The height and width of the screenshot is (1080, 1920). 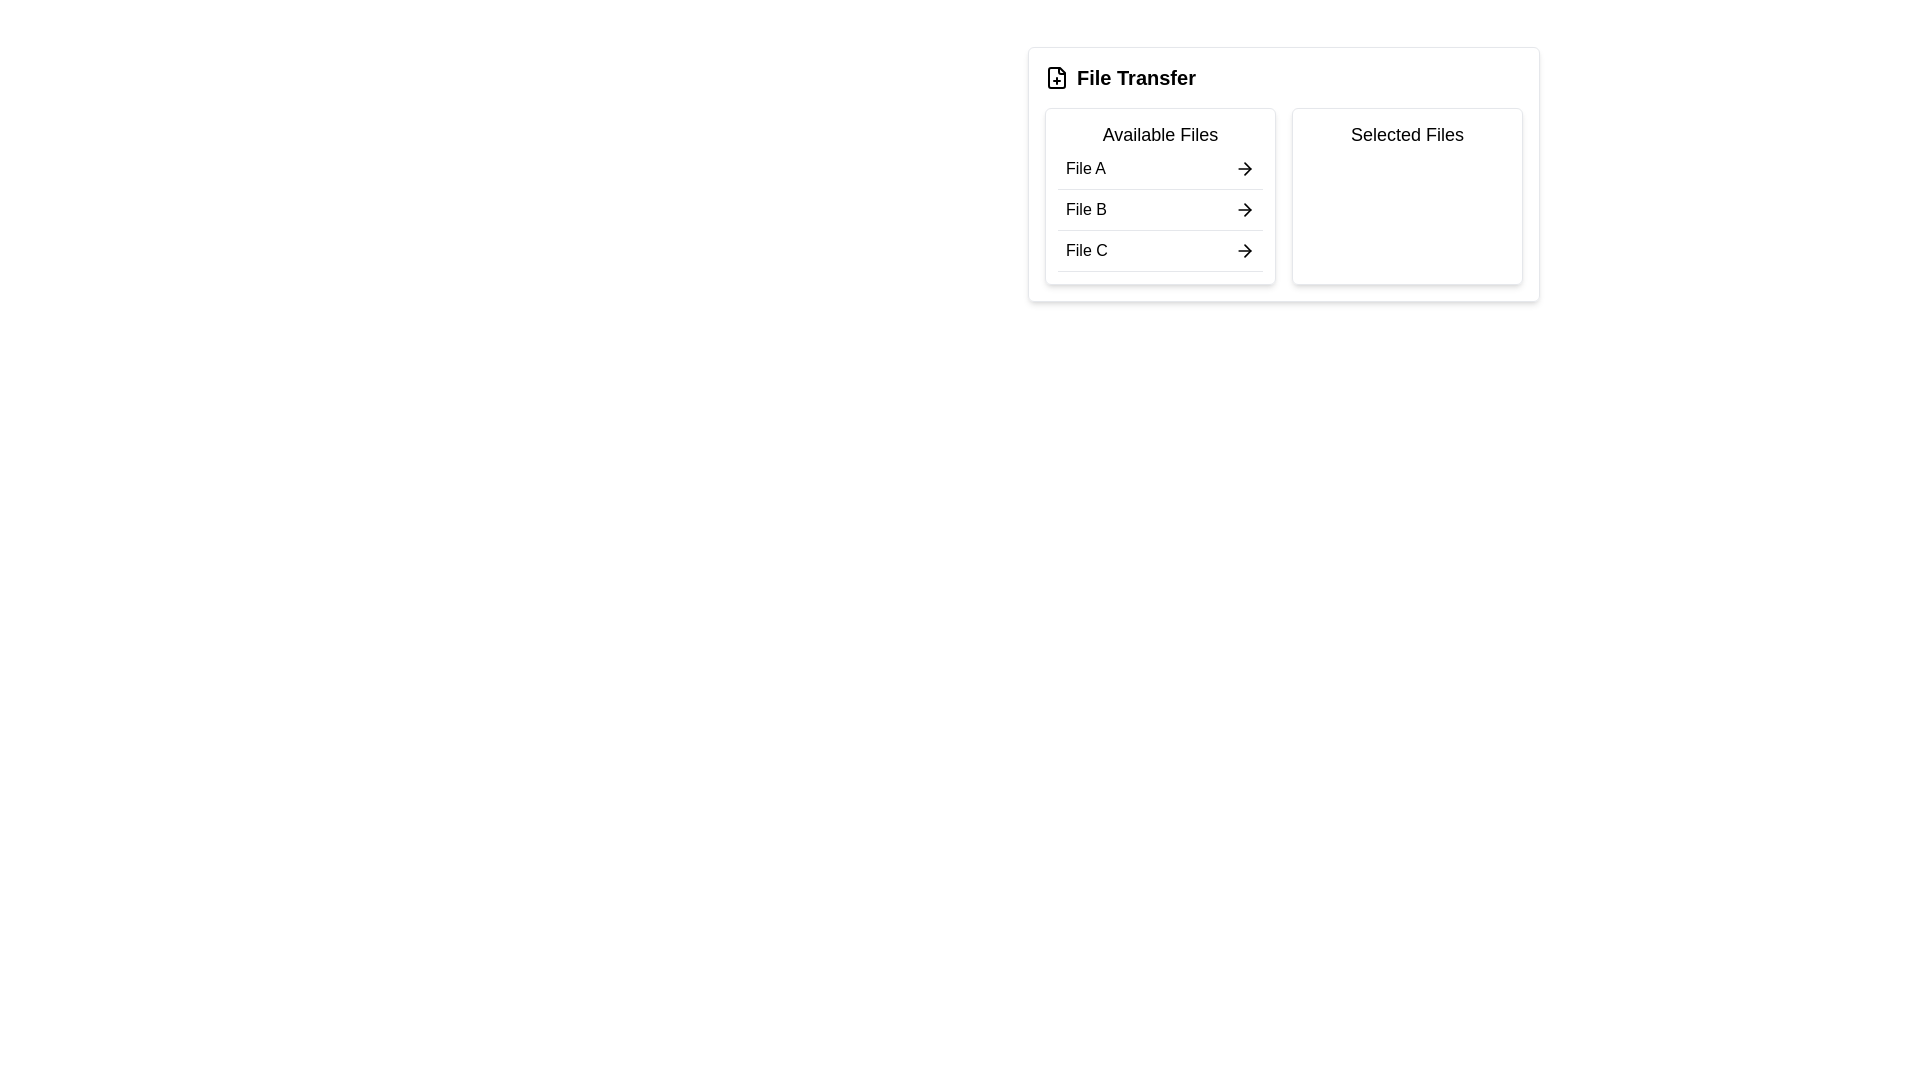 What do you see at coordinates (1243, 209) in the screenshot?
I see `the right-pointing arrow icon located beside the text 'File B' in the 'Available Files' section of the 'File Transfer' panel to initiate the file transfer` at bounding box center [1243, 209].